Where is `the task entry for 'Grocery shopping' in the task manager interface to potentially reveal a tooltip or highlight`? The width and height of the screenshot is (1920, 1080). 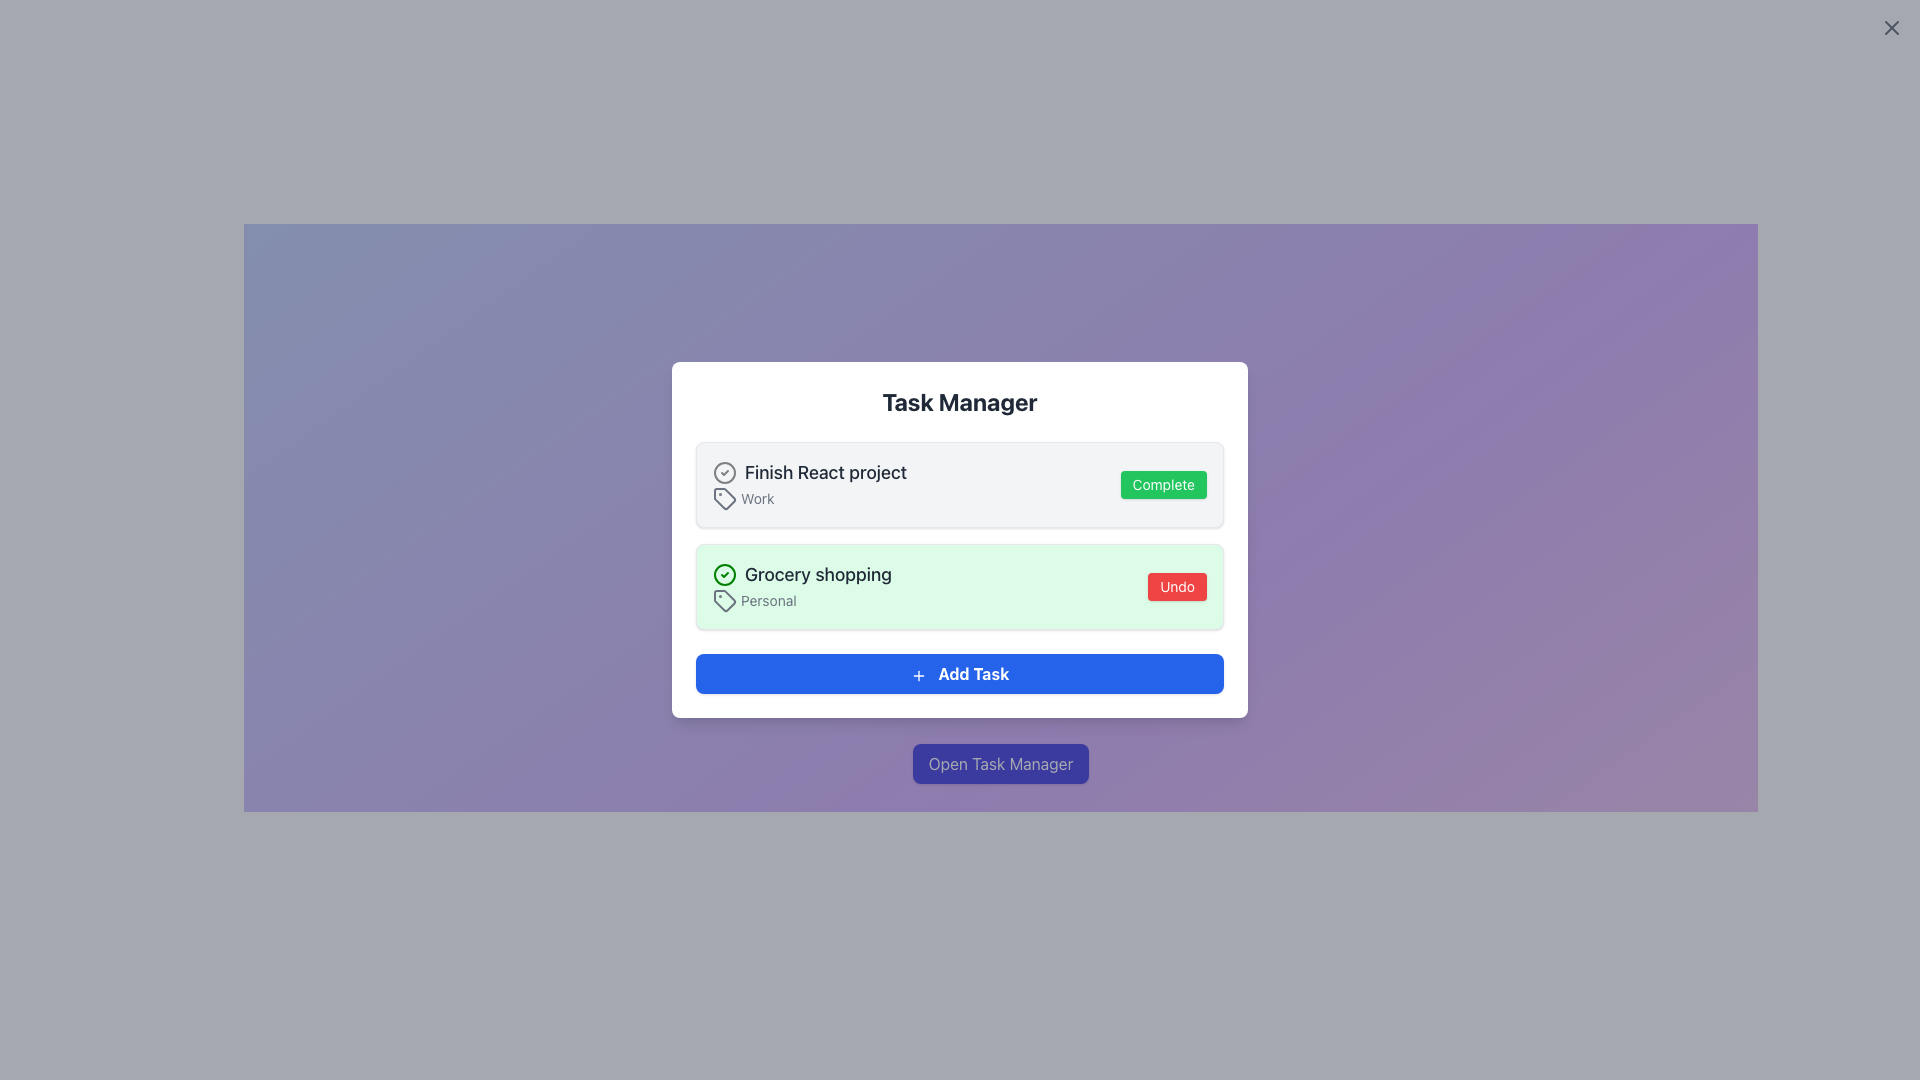 the task entry for 'Grocery shopping' in the task manager interface to potentially reveal a tooltip or highlight is located at coordinates (960, 585).